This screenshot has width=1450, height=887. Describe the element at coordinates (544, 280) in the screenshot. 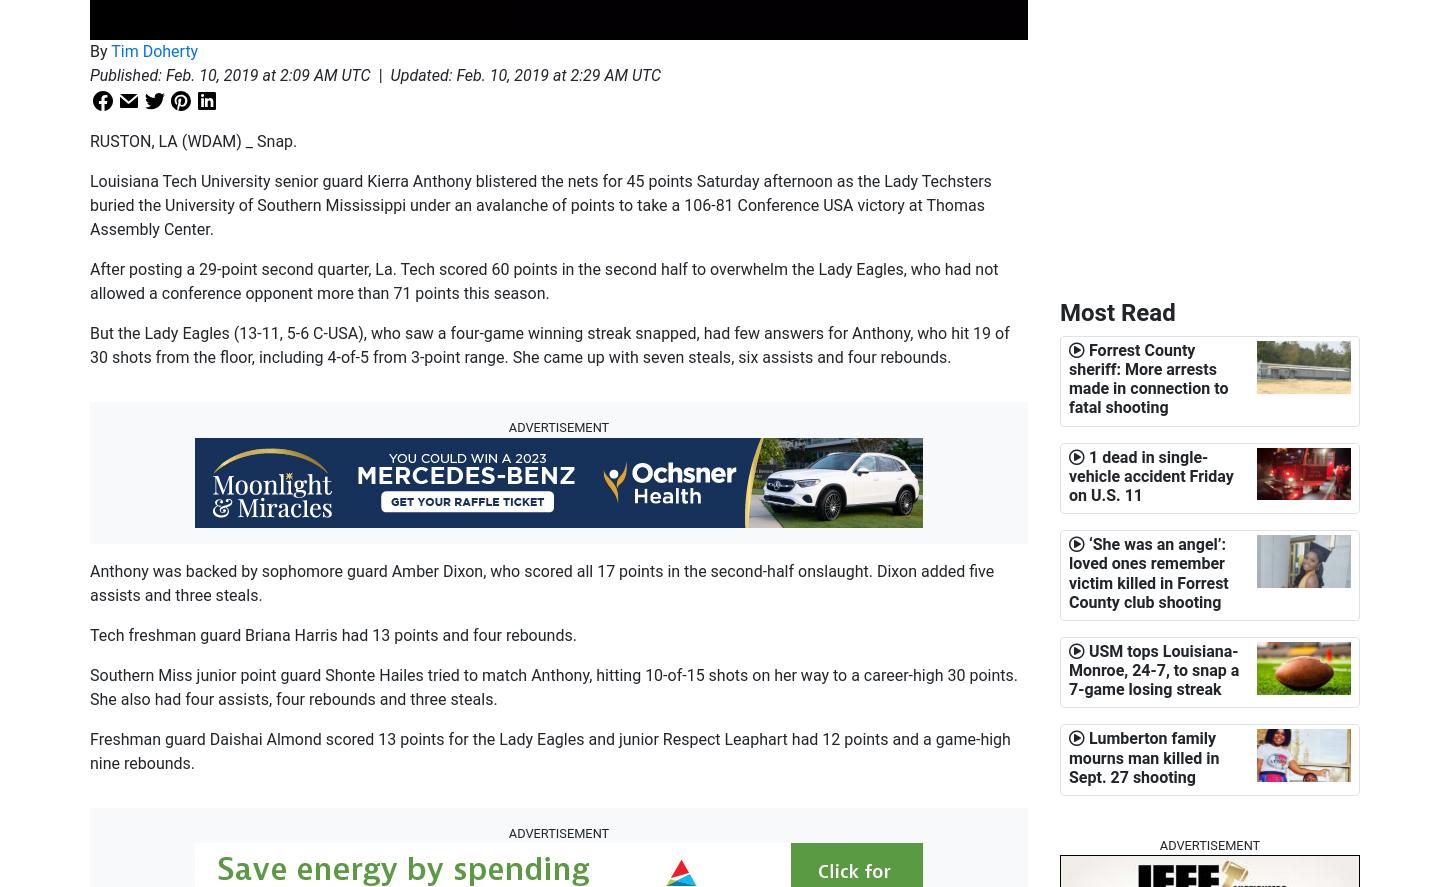

I see `'After posting a 29-point second quarter, La. Tech scored 60 points in the second half to overwhelm the Lady Eagles, who had not allowed a conference opponent more than 71 points this season.'` at that location.